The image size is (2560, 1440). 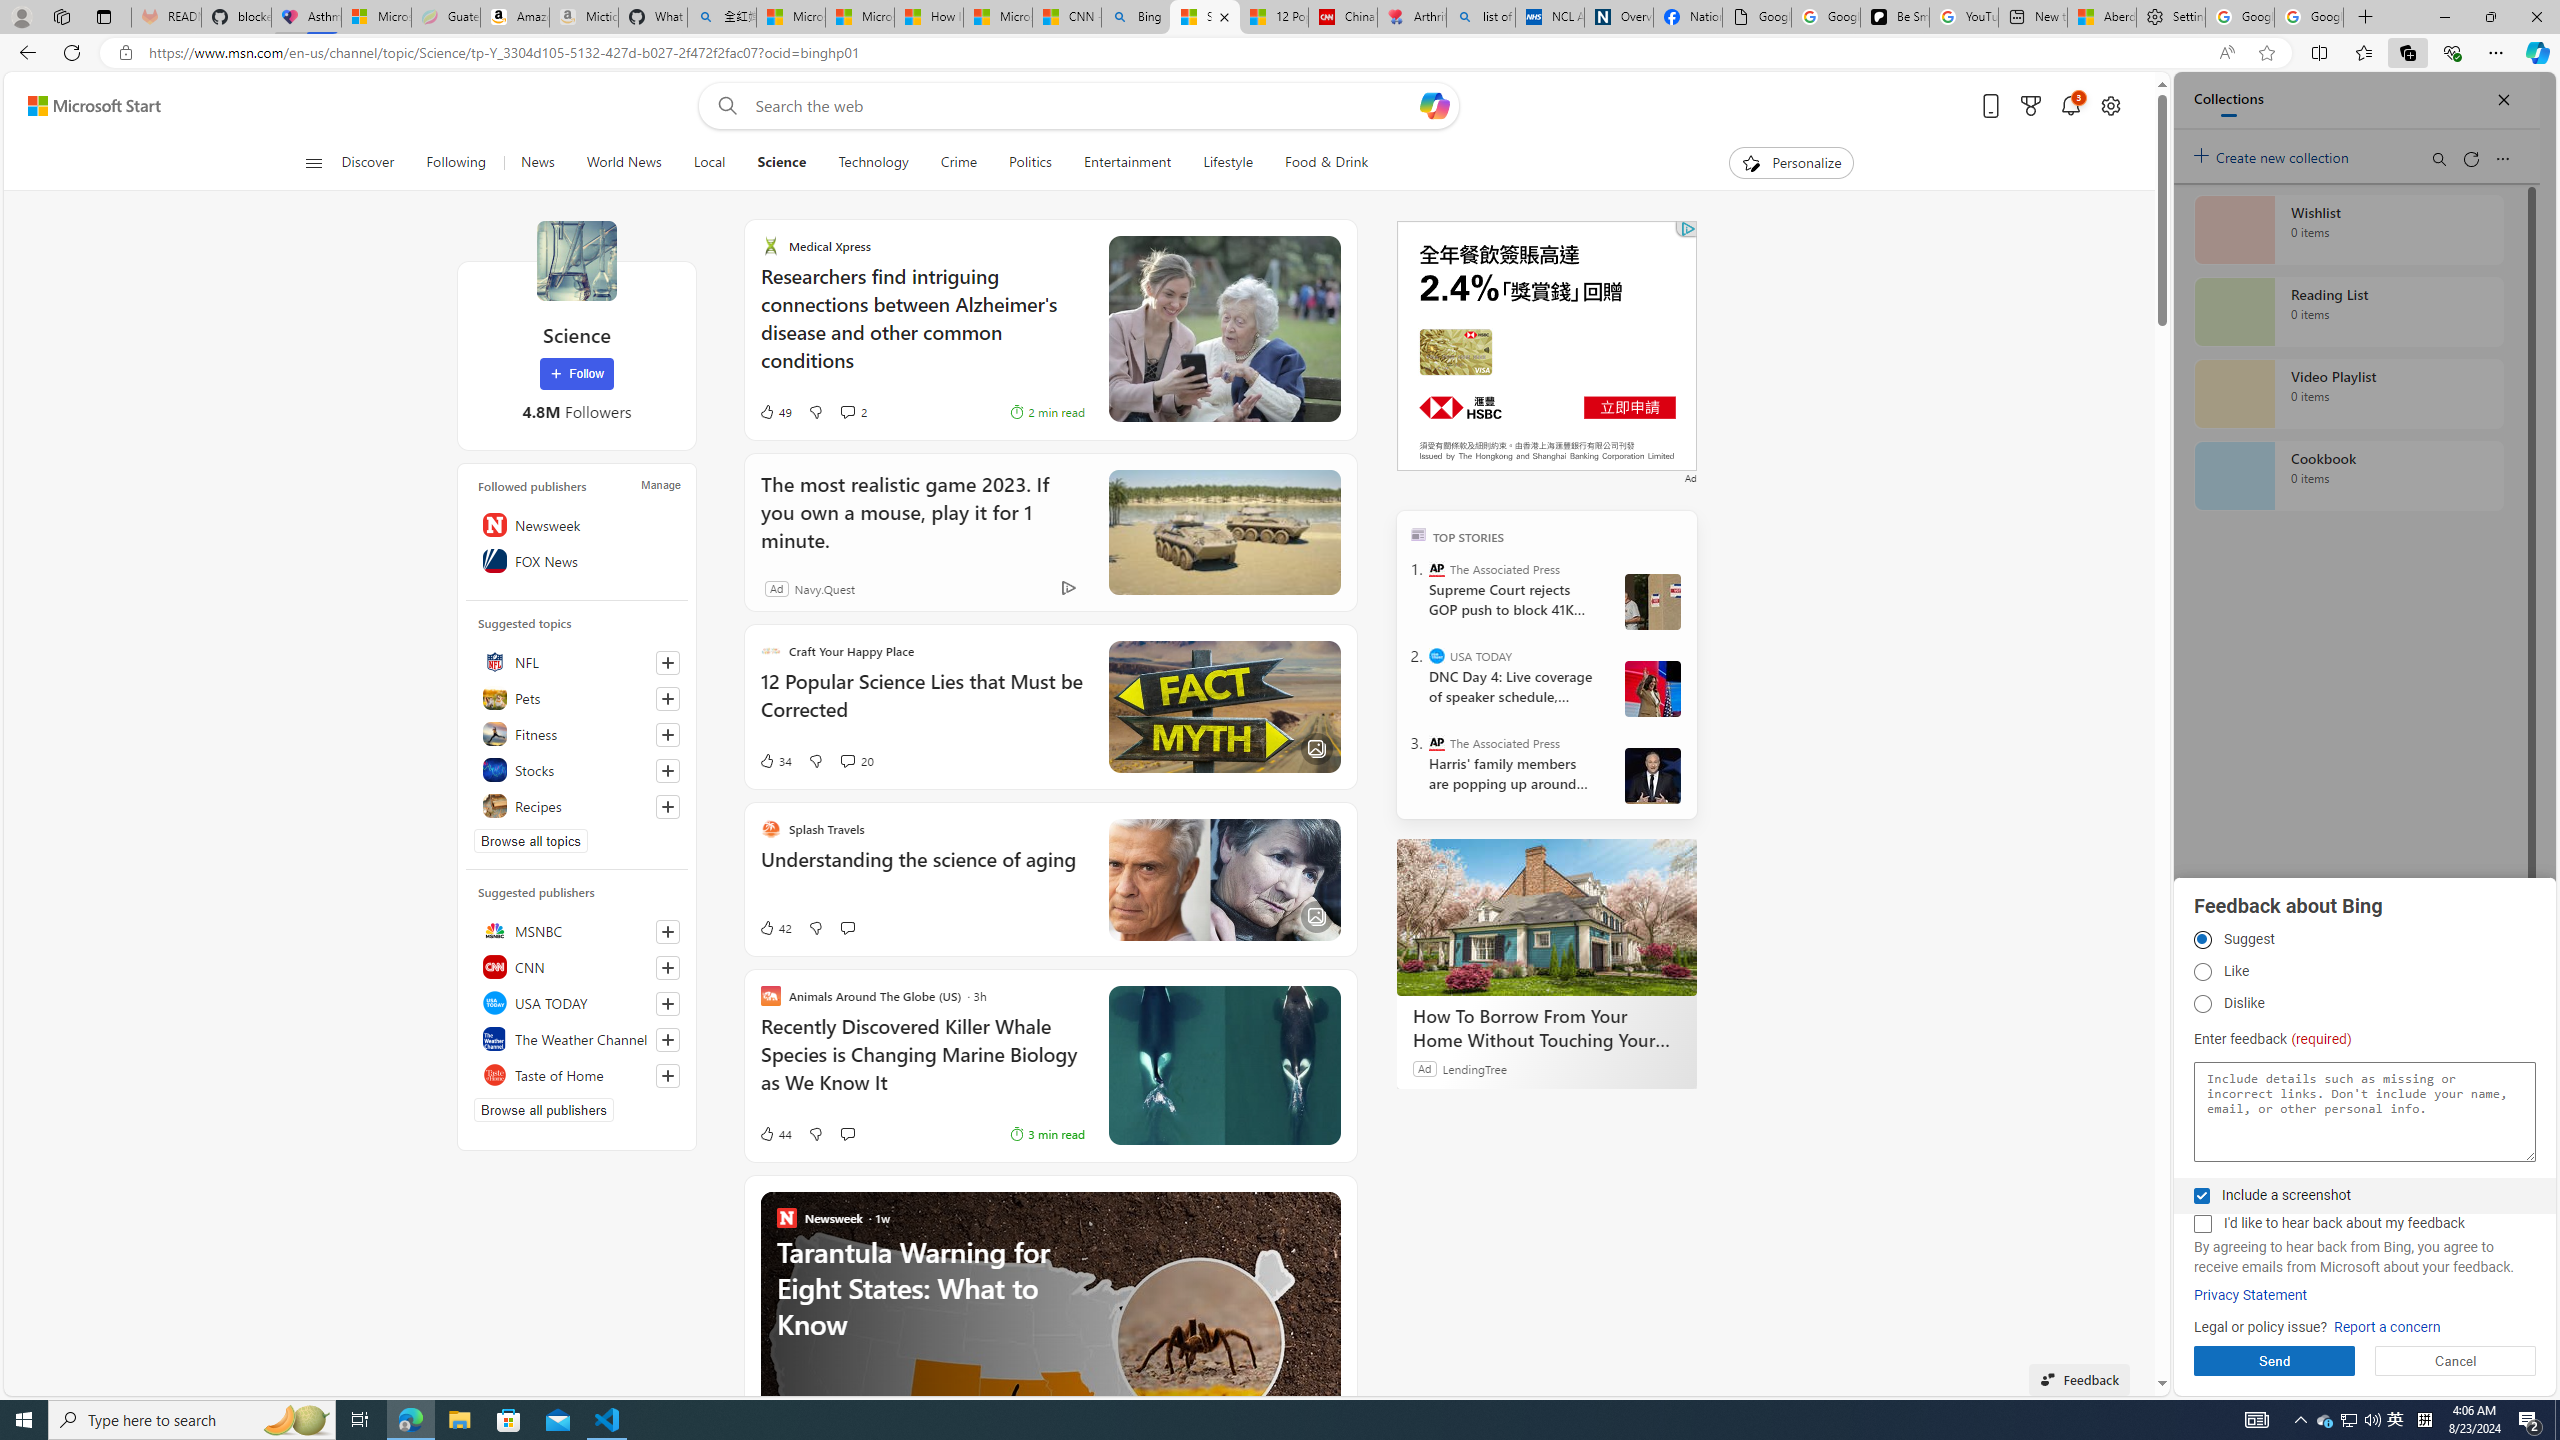 What do you see at coordinates (2201, 972) in the screenshot?
I see `'Like Like'` at bounding box center [2201, 972].